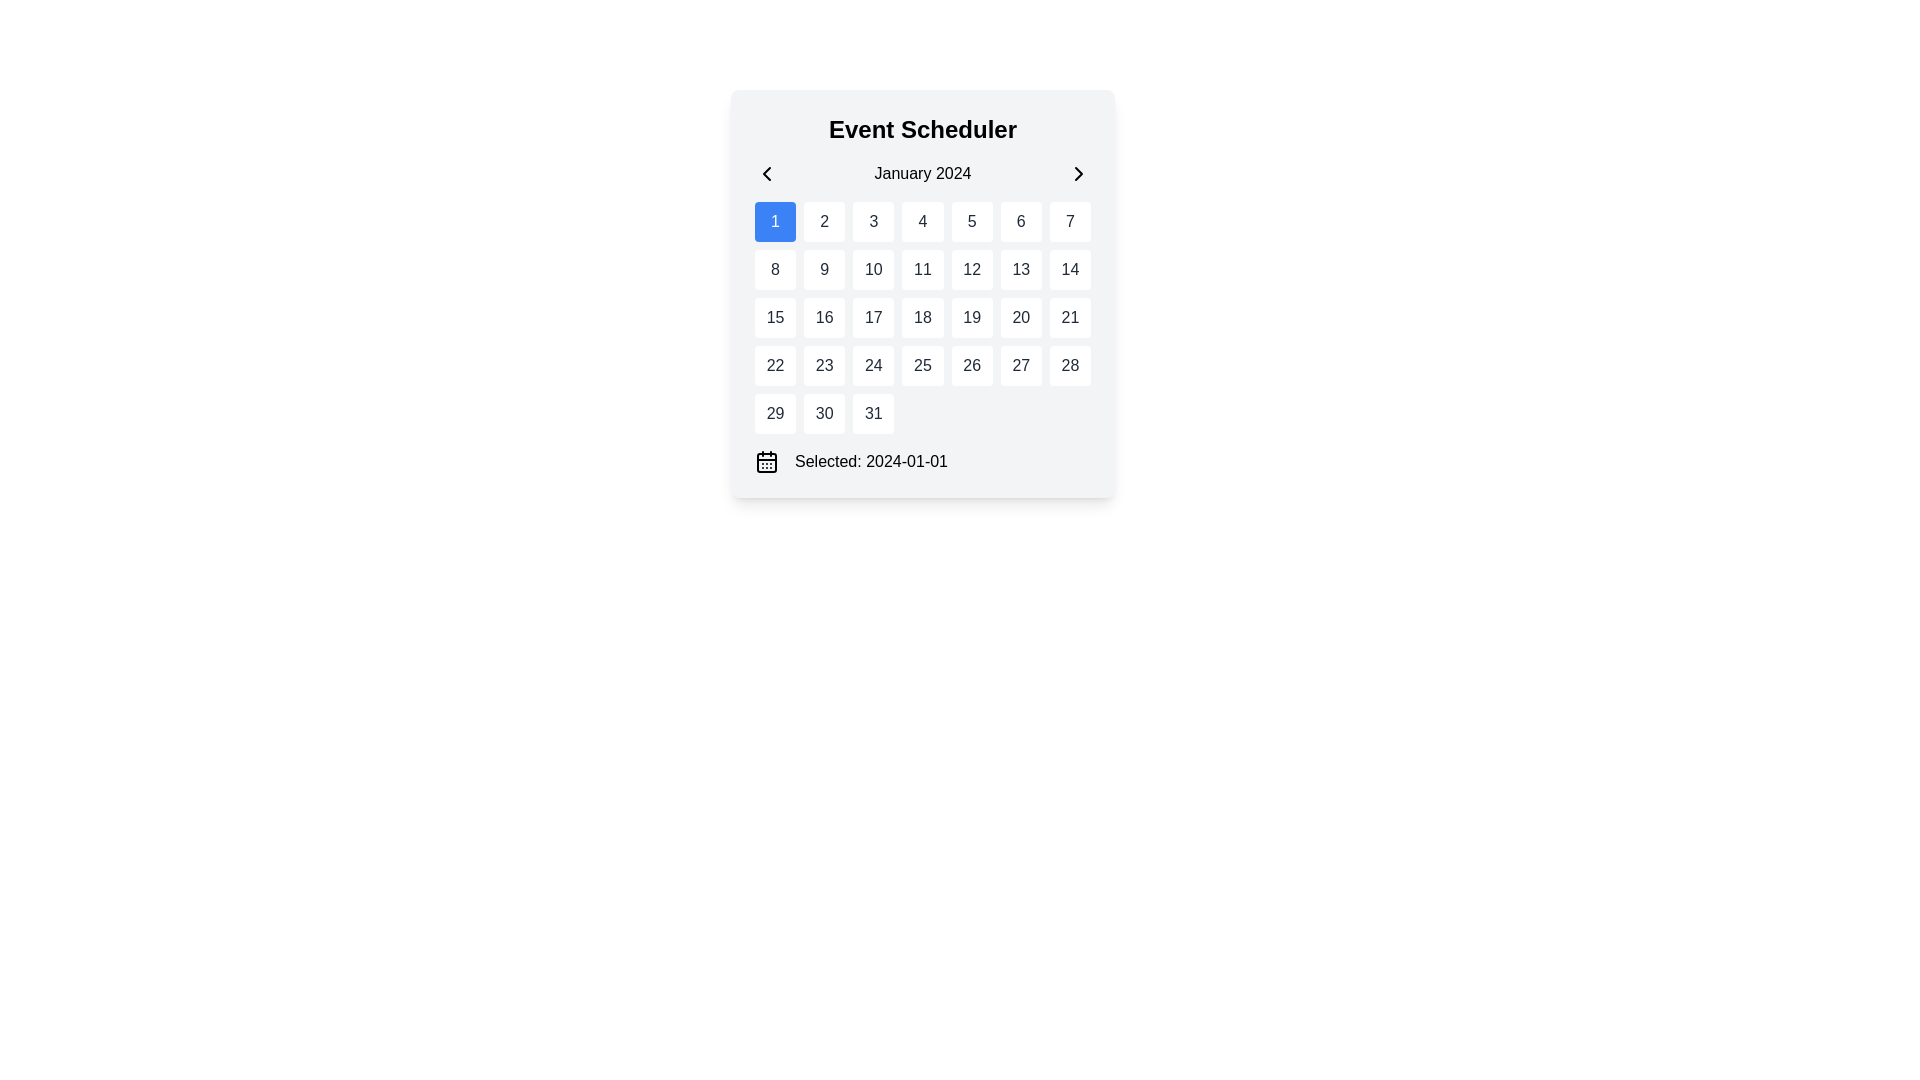 The height and width of the screenshot is (1080, 1920). I want to click on the calendar day cell displaying the number '23', so click(824, 366).